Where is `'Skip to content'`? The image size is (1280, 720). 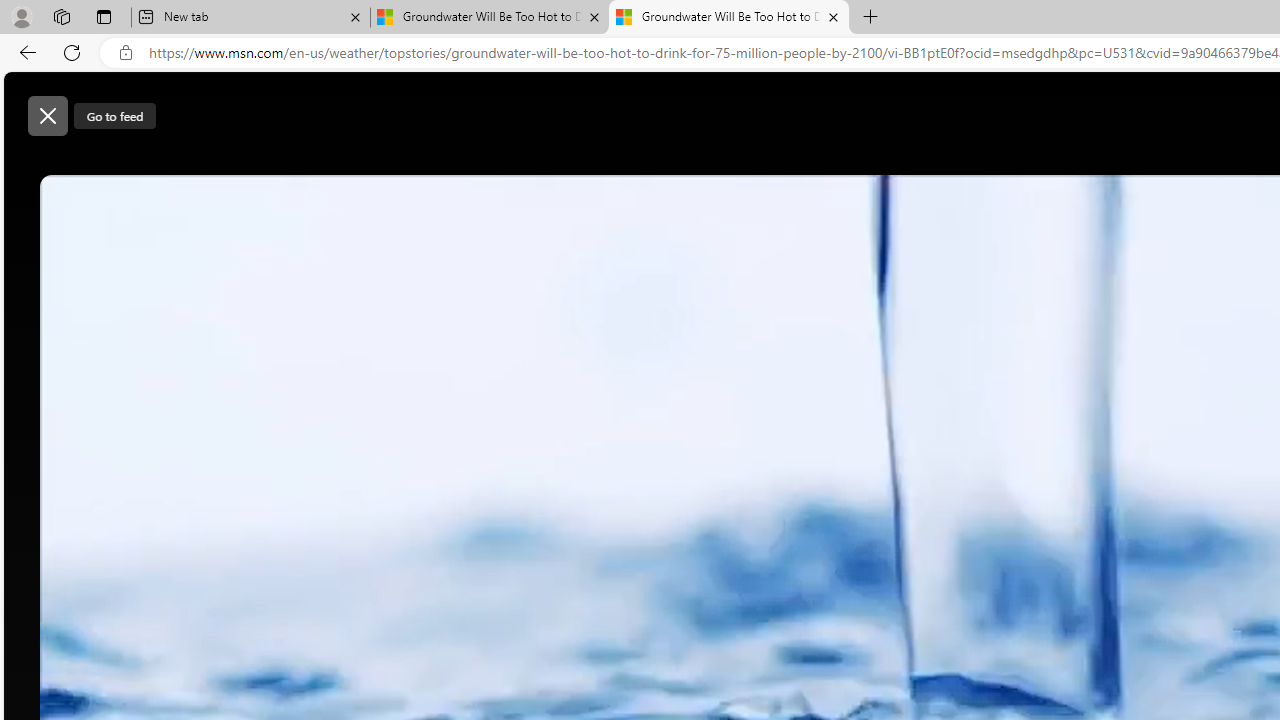
'Skip to content' is located at coordinates (86, 105).